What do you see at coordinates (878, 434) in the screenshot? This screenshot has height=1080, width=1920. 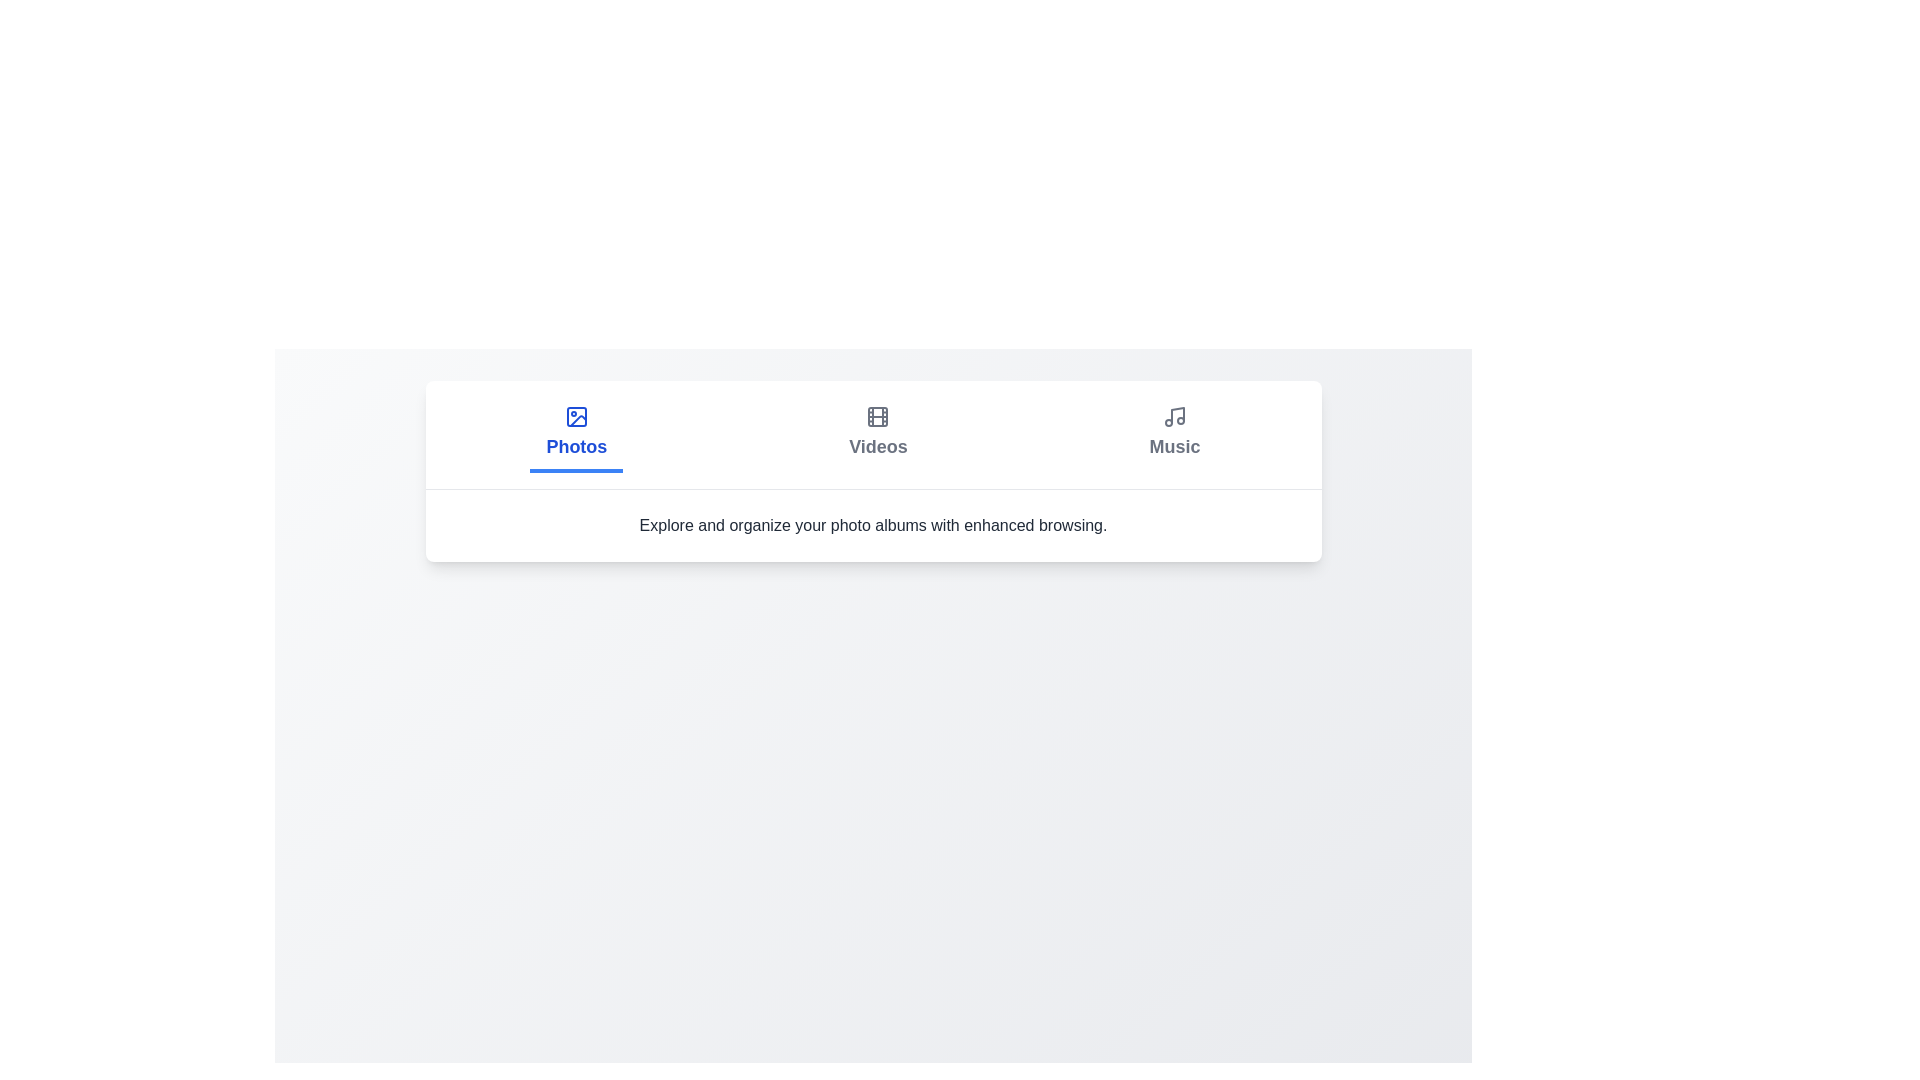 I see `the Videos tab to trigger its hover effect` at bounding box center [878, 434].